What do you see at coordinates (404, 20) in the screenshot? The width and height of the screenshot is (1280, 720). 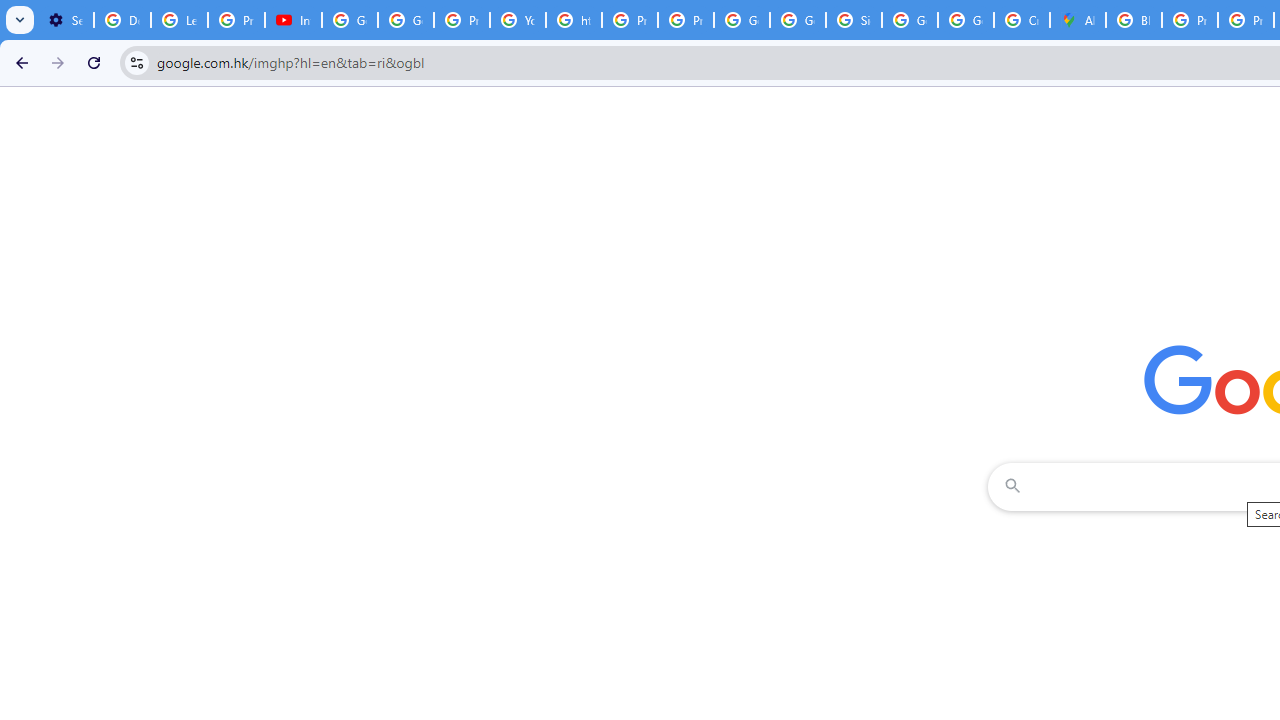 I see `'Google Account Help'` at bounding box center [404, 20].